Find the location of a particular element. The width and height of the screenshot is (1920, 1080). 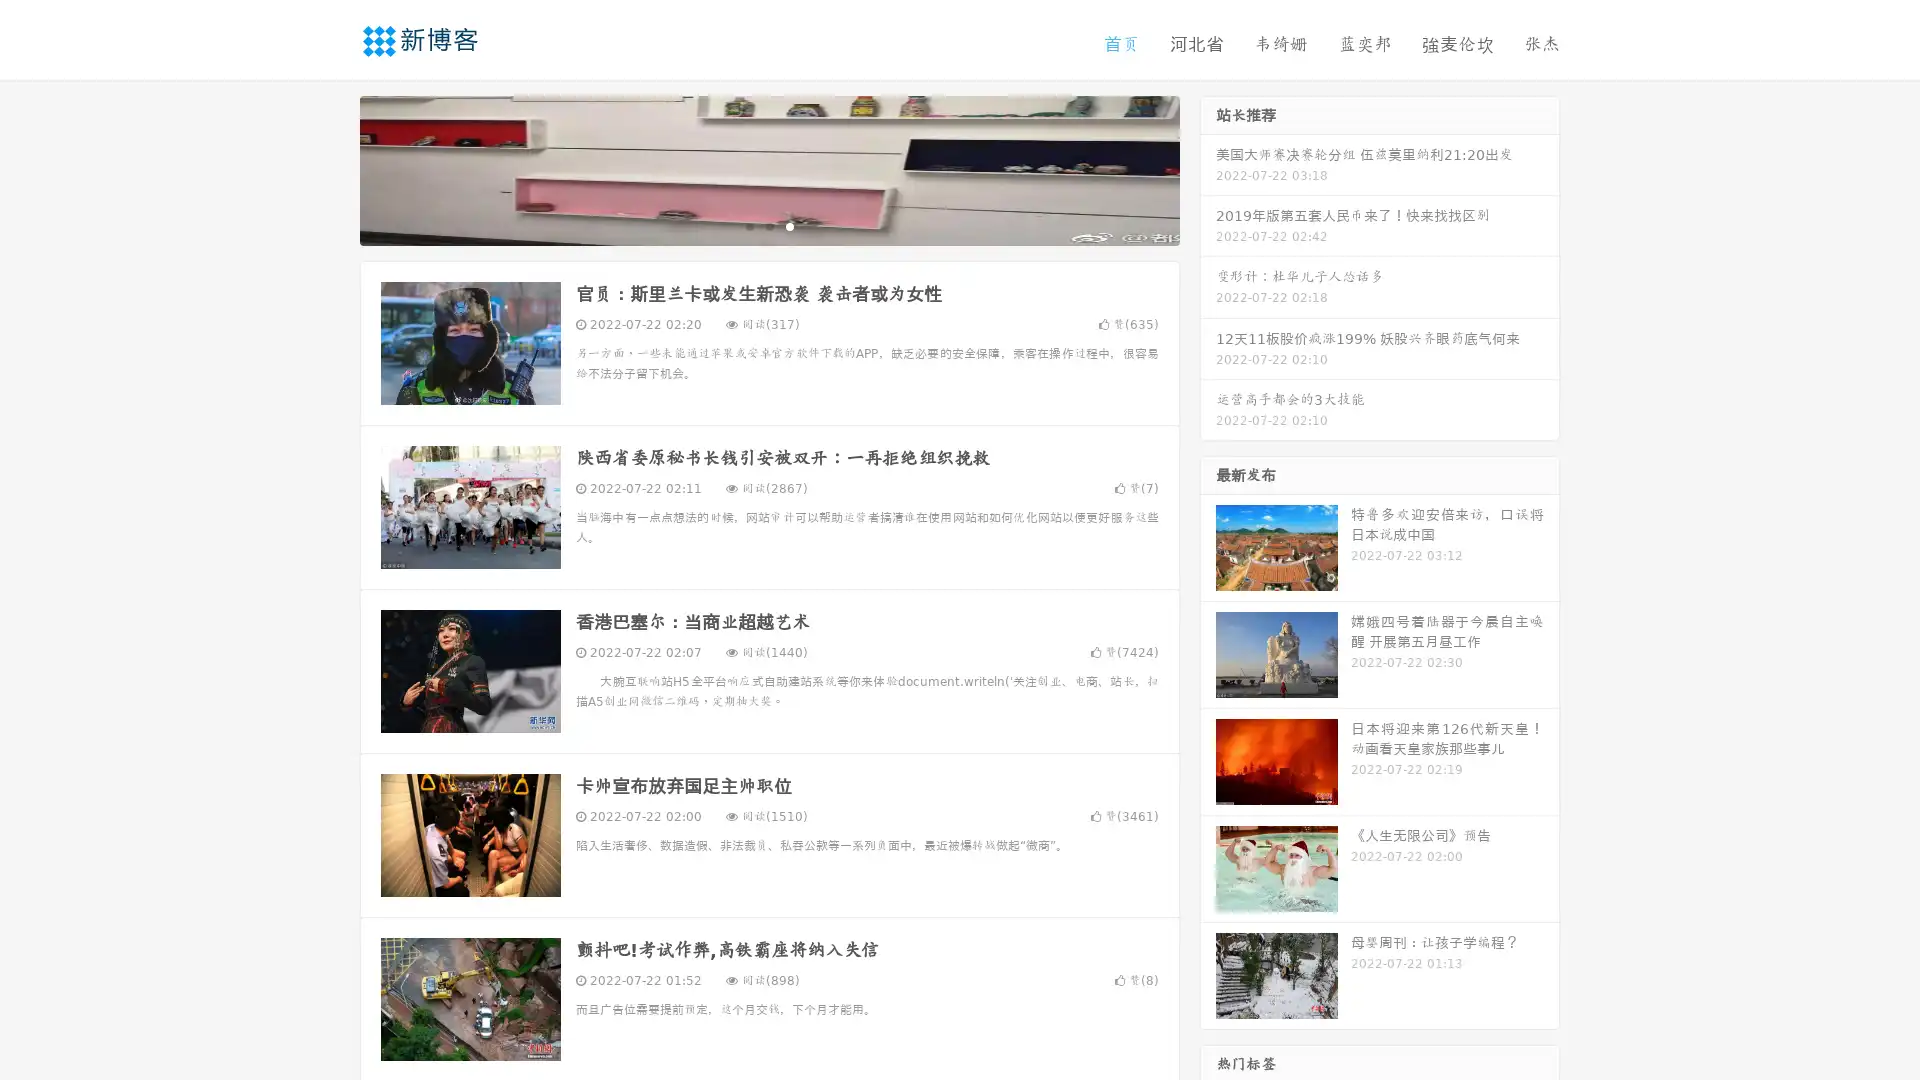

Previous slide is located at coordinates (330, 168).